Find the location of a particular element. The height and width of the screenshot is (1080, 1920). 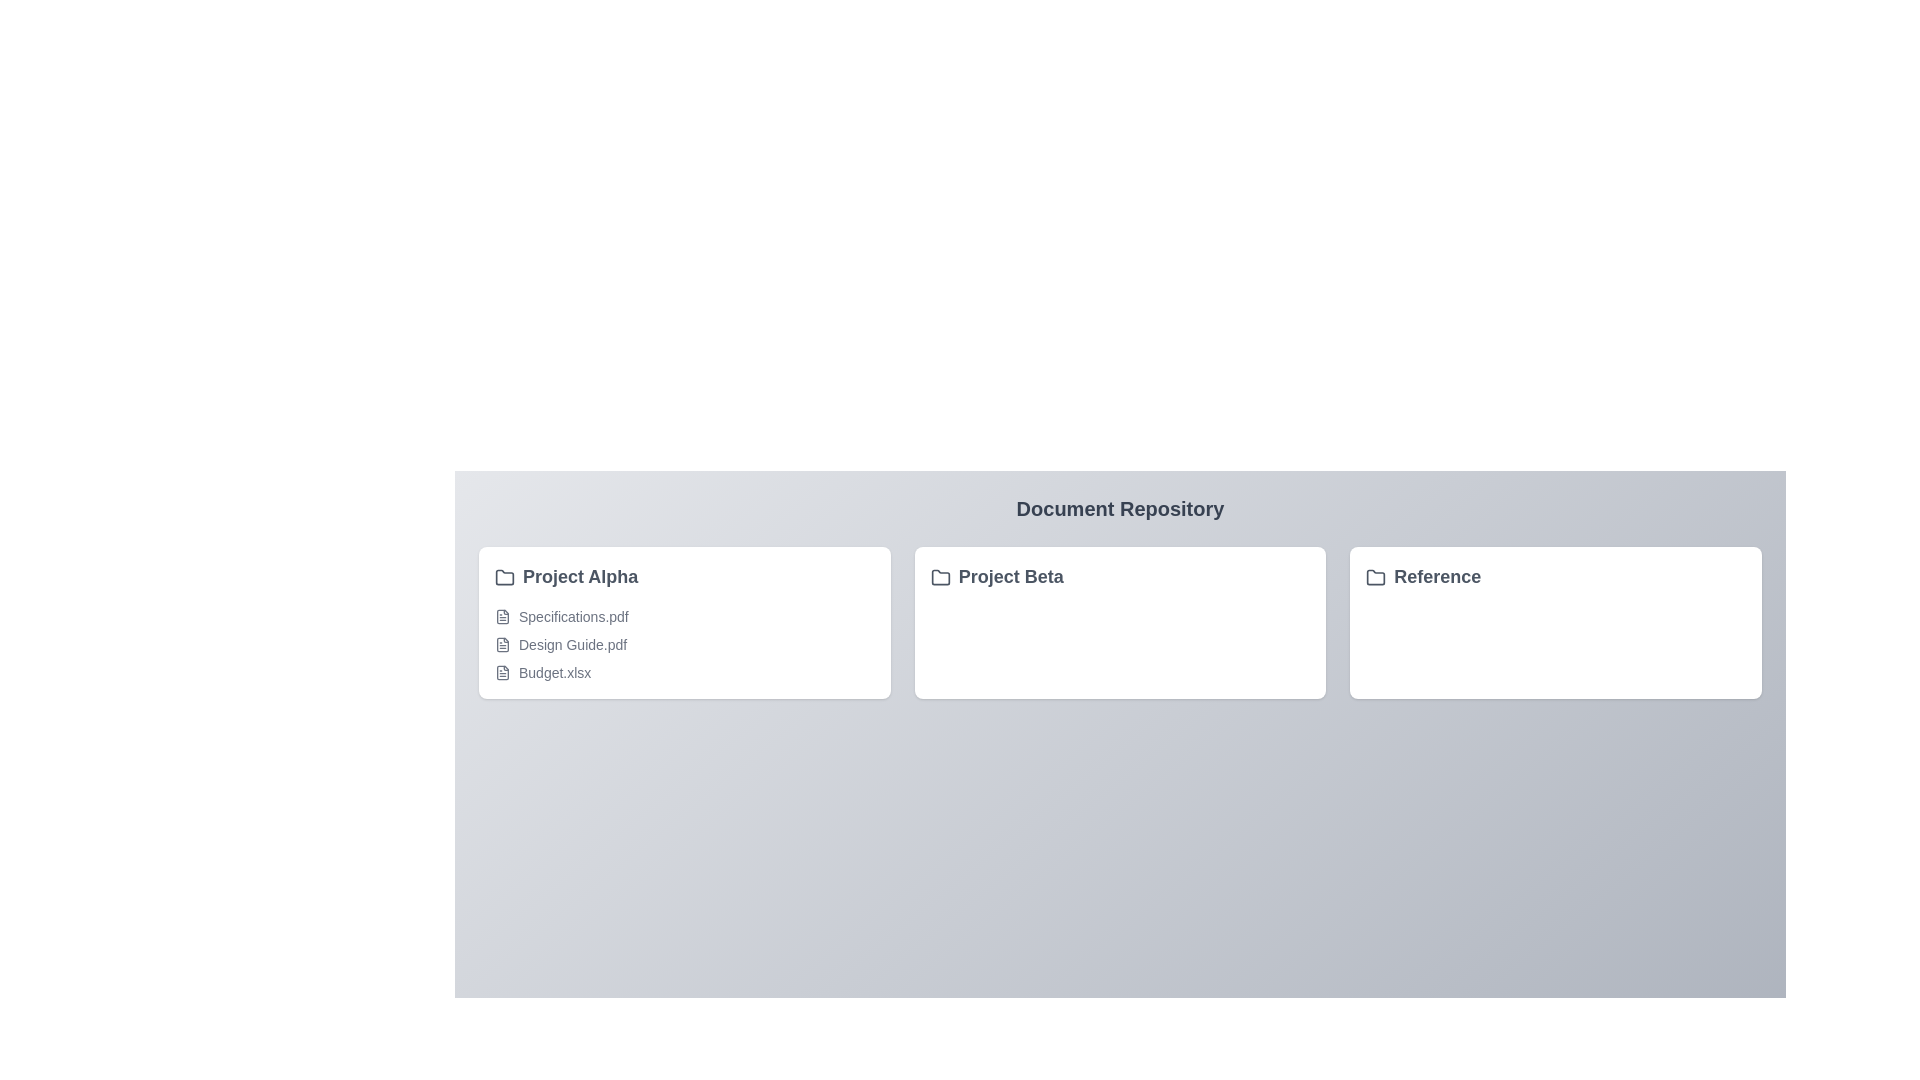

the folder icon located in the grid structure under the 'Project Alpha' section is located at coordinates (504, 577).